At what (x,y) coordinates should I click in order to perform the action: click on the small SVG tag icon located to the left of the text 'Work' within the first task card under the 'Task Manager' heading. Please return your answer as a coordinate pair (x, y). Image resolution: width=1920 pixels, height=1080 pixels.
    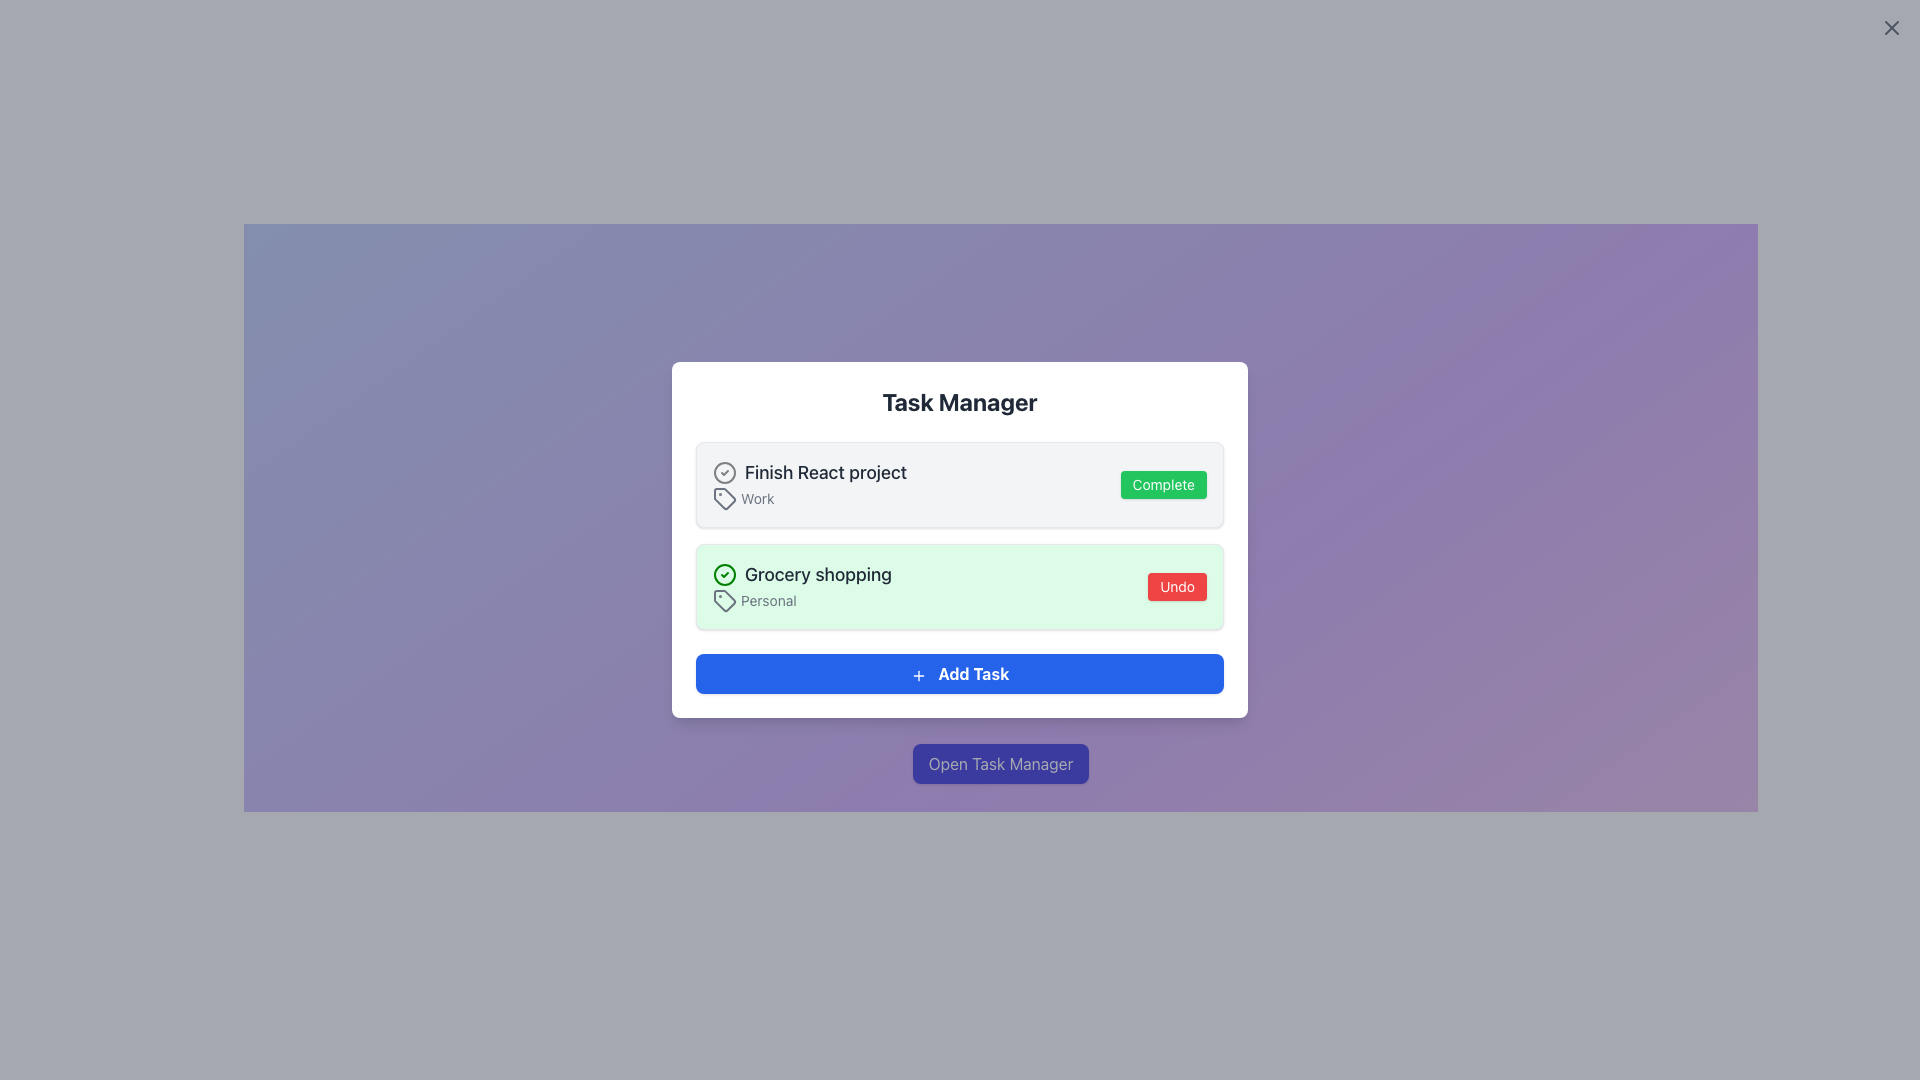
    Looking at the image, I should click on (723, 497).